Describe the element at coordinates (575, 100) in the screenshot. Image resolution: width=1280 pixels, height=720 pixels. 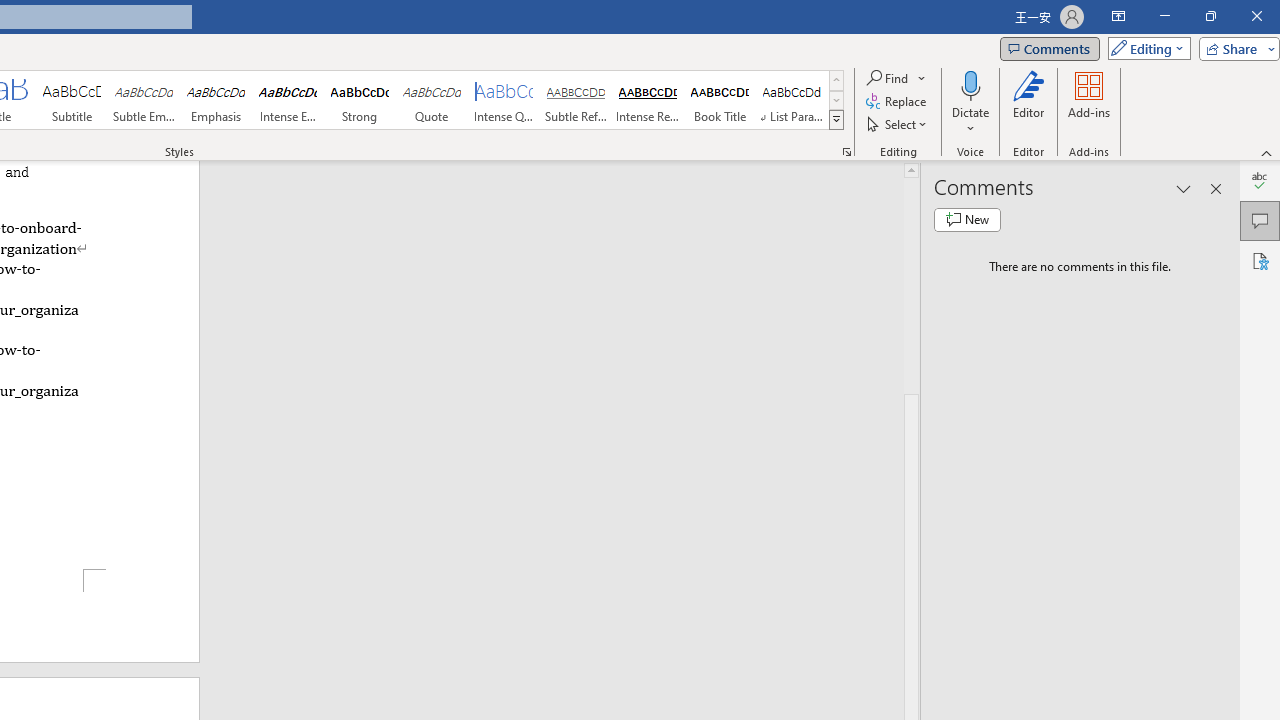
I see `'Subtle Reference'` at that location.